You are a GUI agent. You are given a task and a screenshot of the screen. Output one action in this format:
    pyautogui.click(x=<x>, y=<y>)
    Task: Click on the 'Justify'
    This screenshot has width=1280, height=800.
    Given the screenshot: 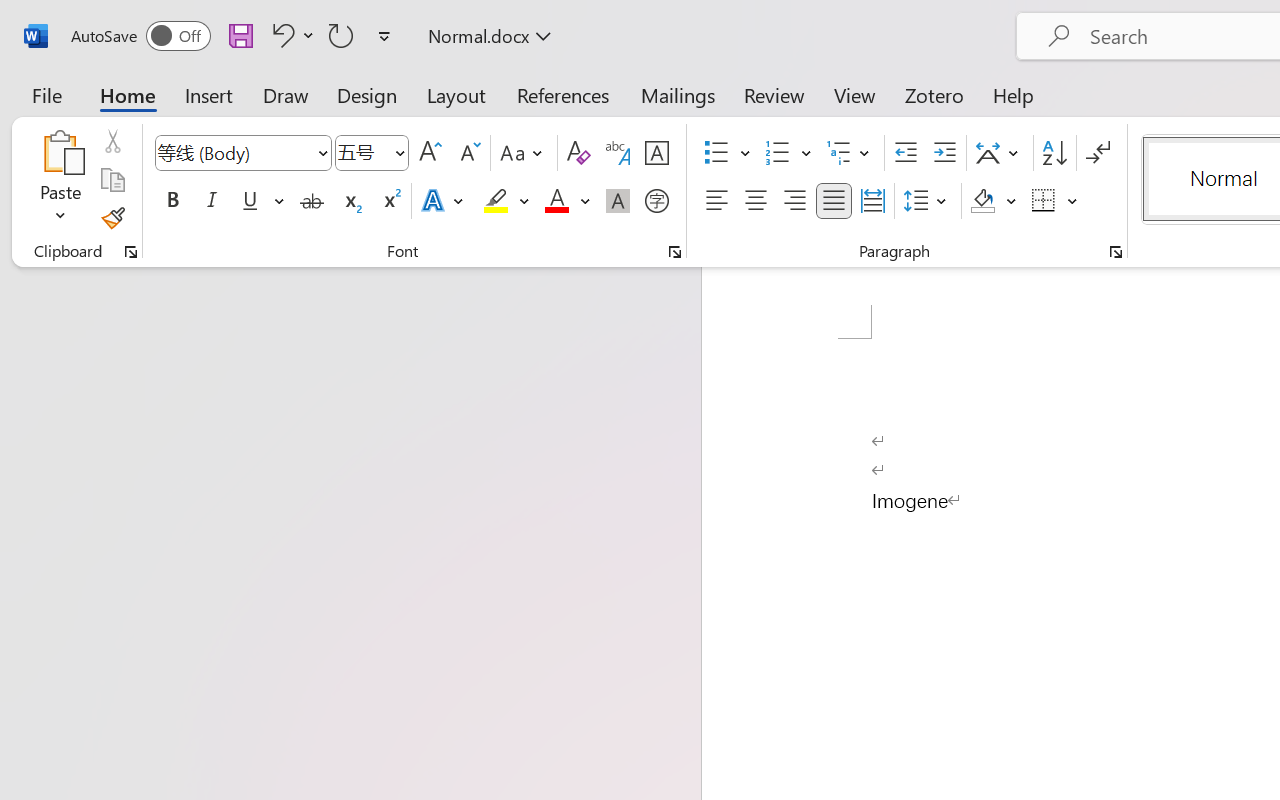 What is the action you would take?
    pyautogui.click(x=834, y=201)
    